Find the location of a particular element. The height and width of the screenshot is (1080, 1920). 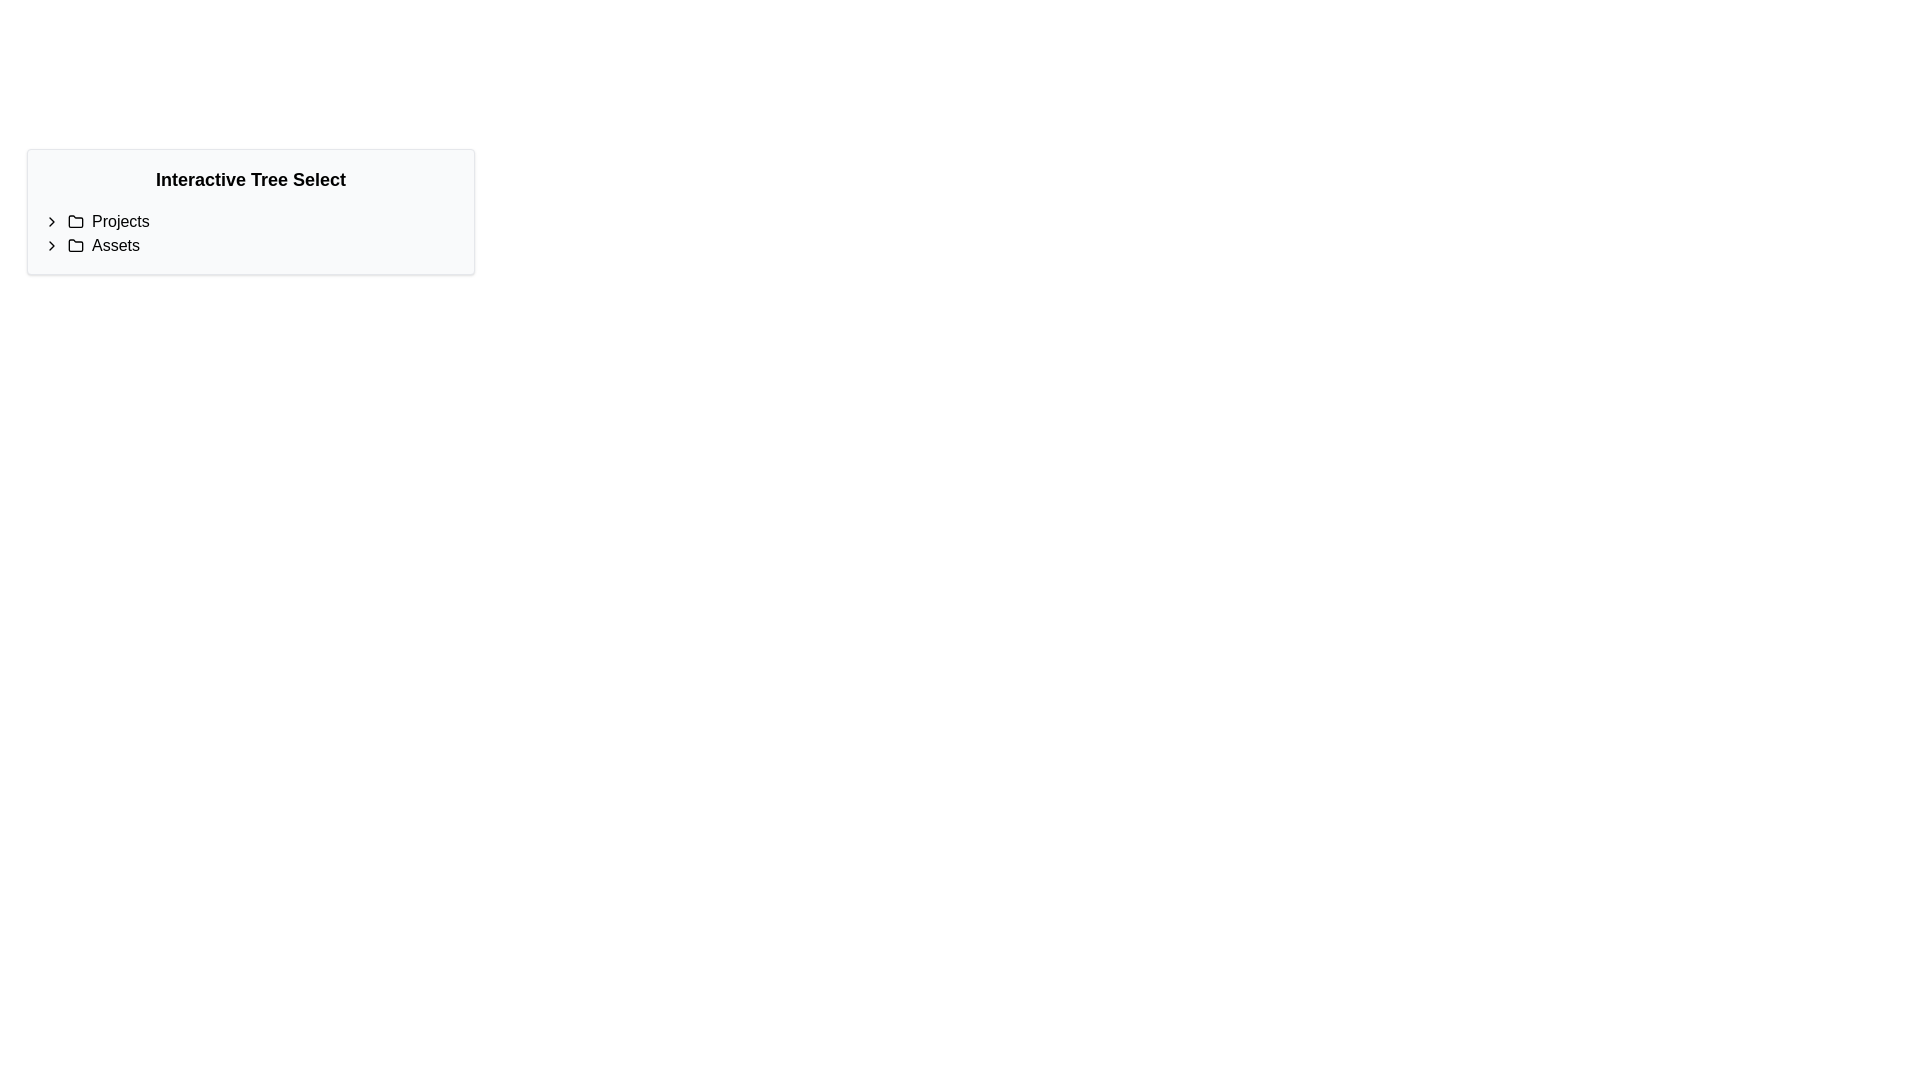

the text label reading 'Projects' located beneath the heading 'Interactive Tree Select' is located at coordinates (119, 222).